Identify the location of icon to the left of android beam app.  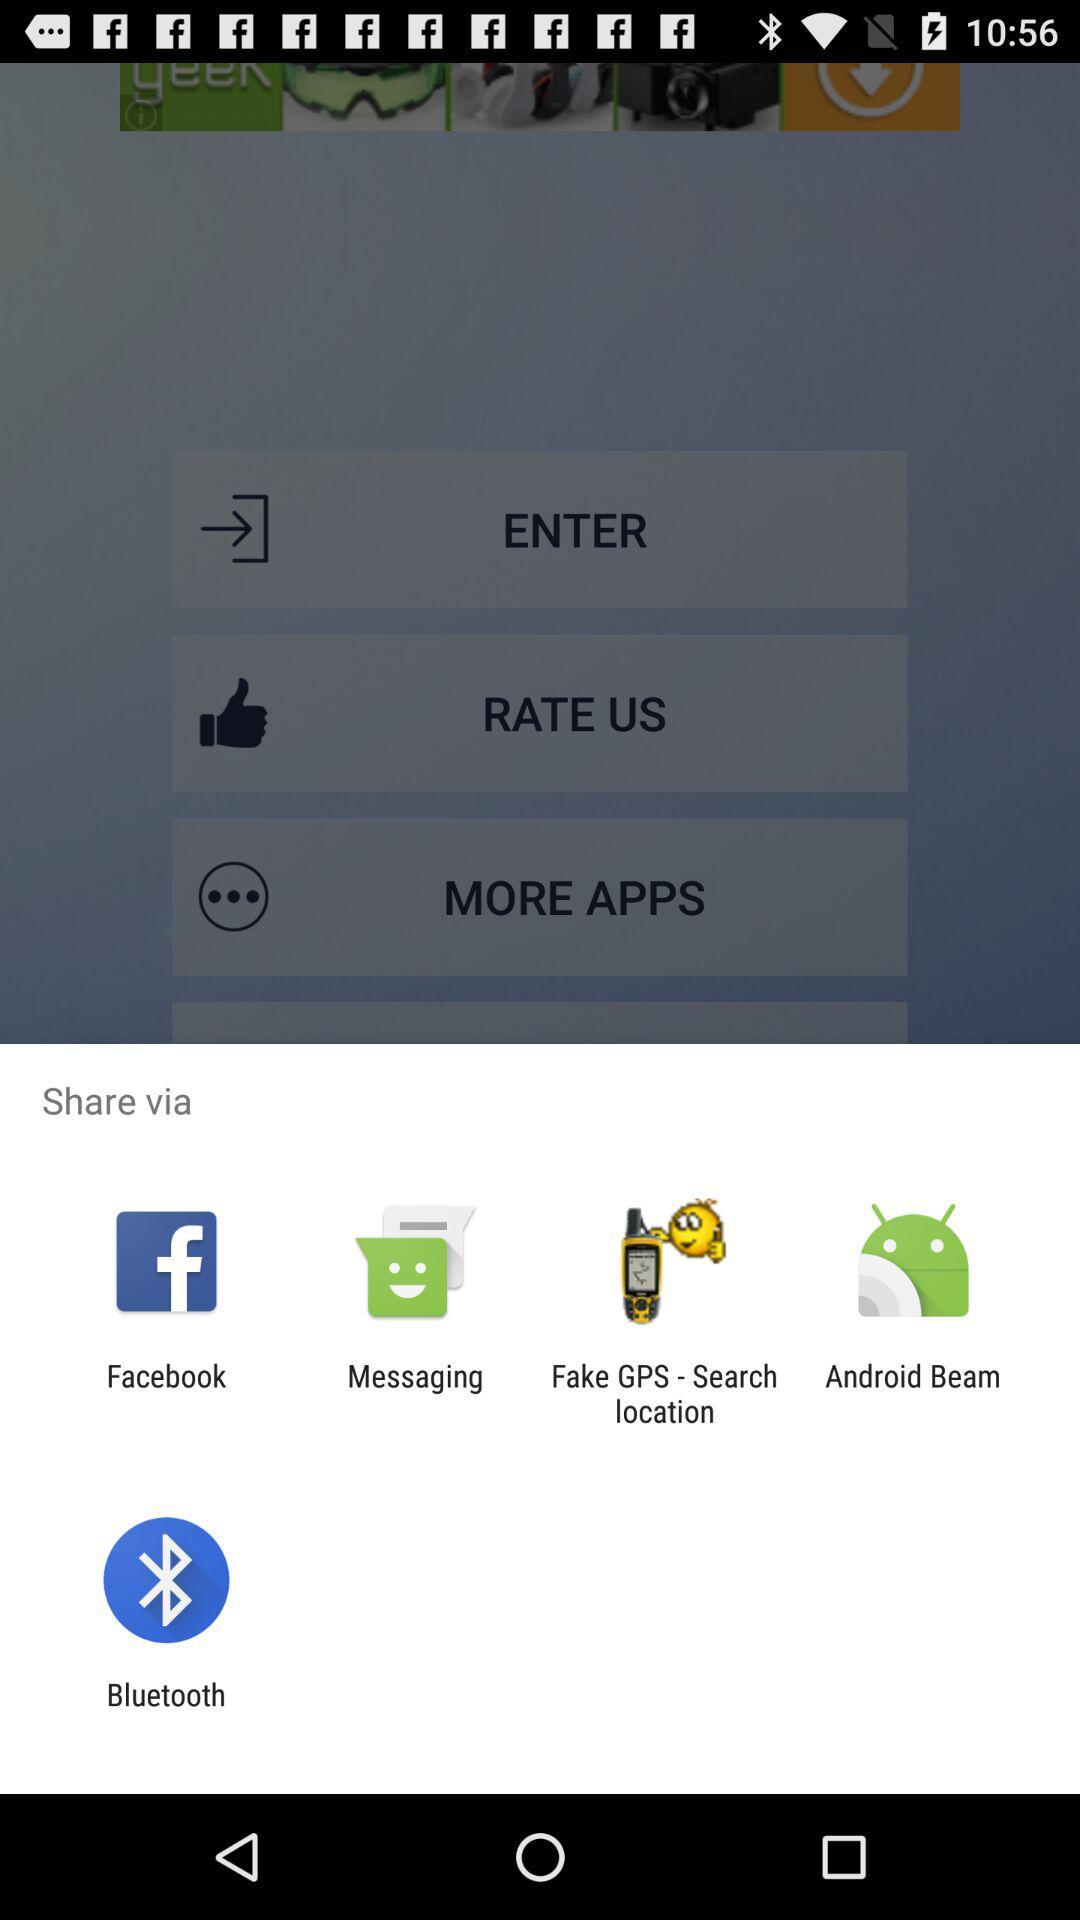
(664, 1392).